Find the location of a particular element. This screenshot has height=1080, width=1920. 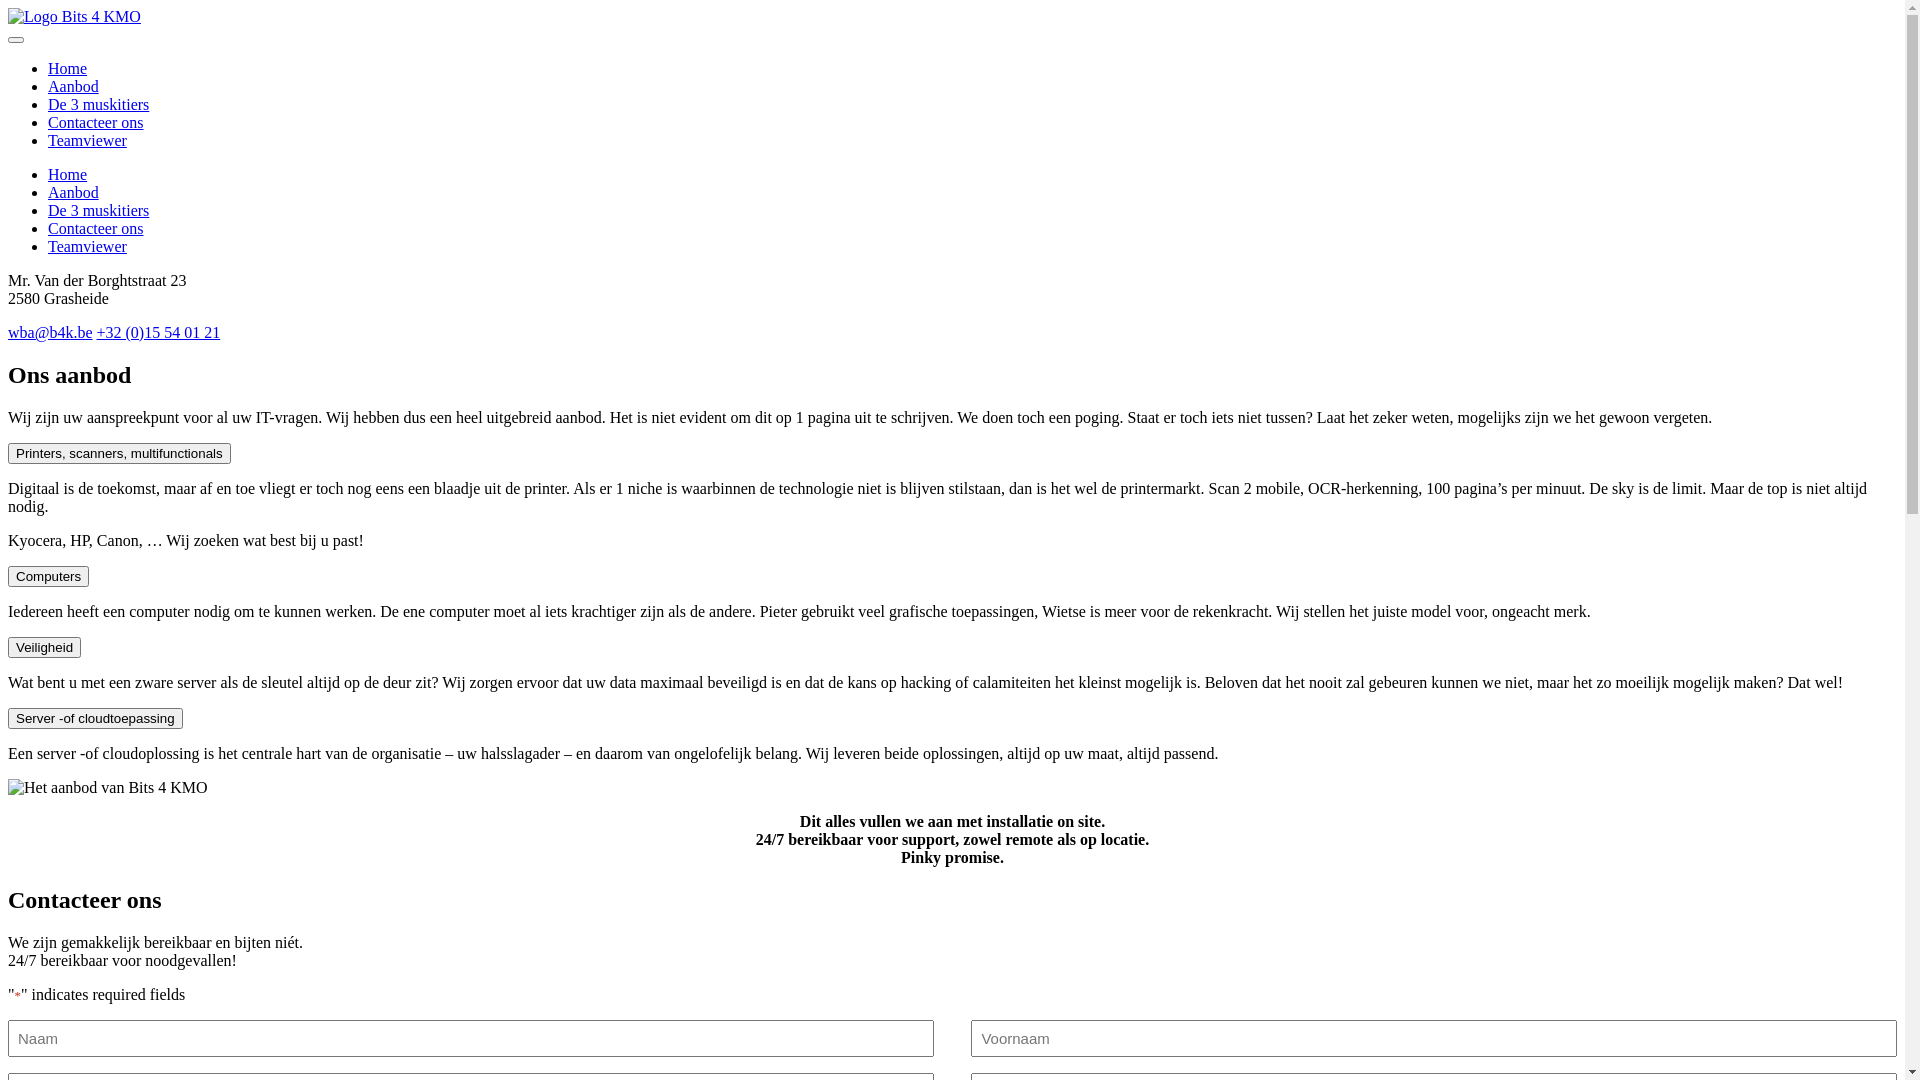

'Contacteer ons' is located at coordinates (95, 227).